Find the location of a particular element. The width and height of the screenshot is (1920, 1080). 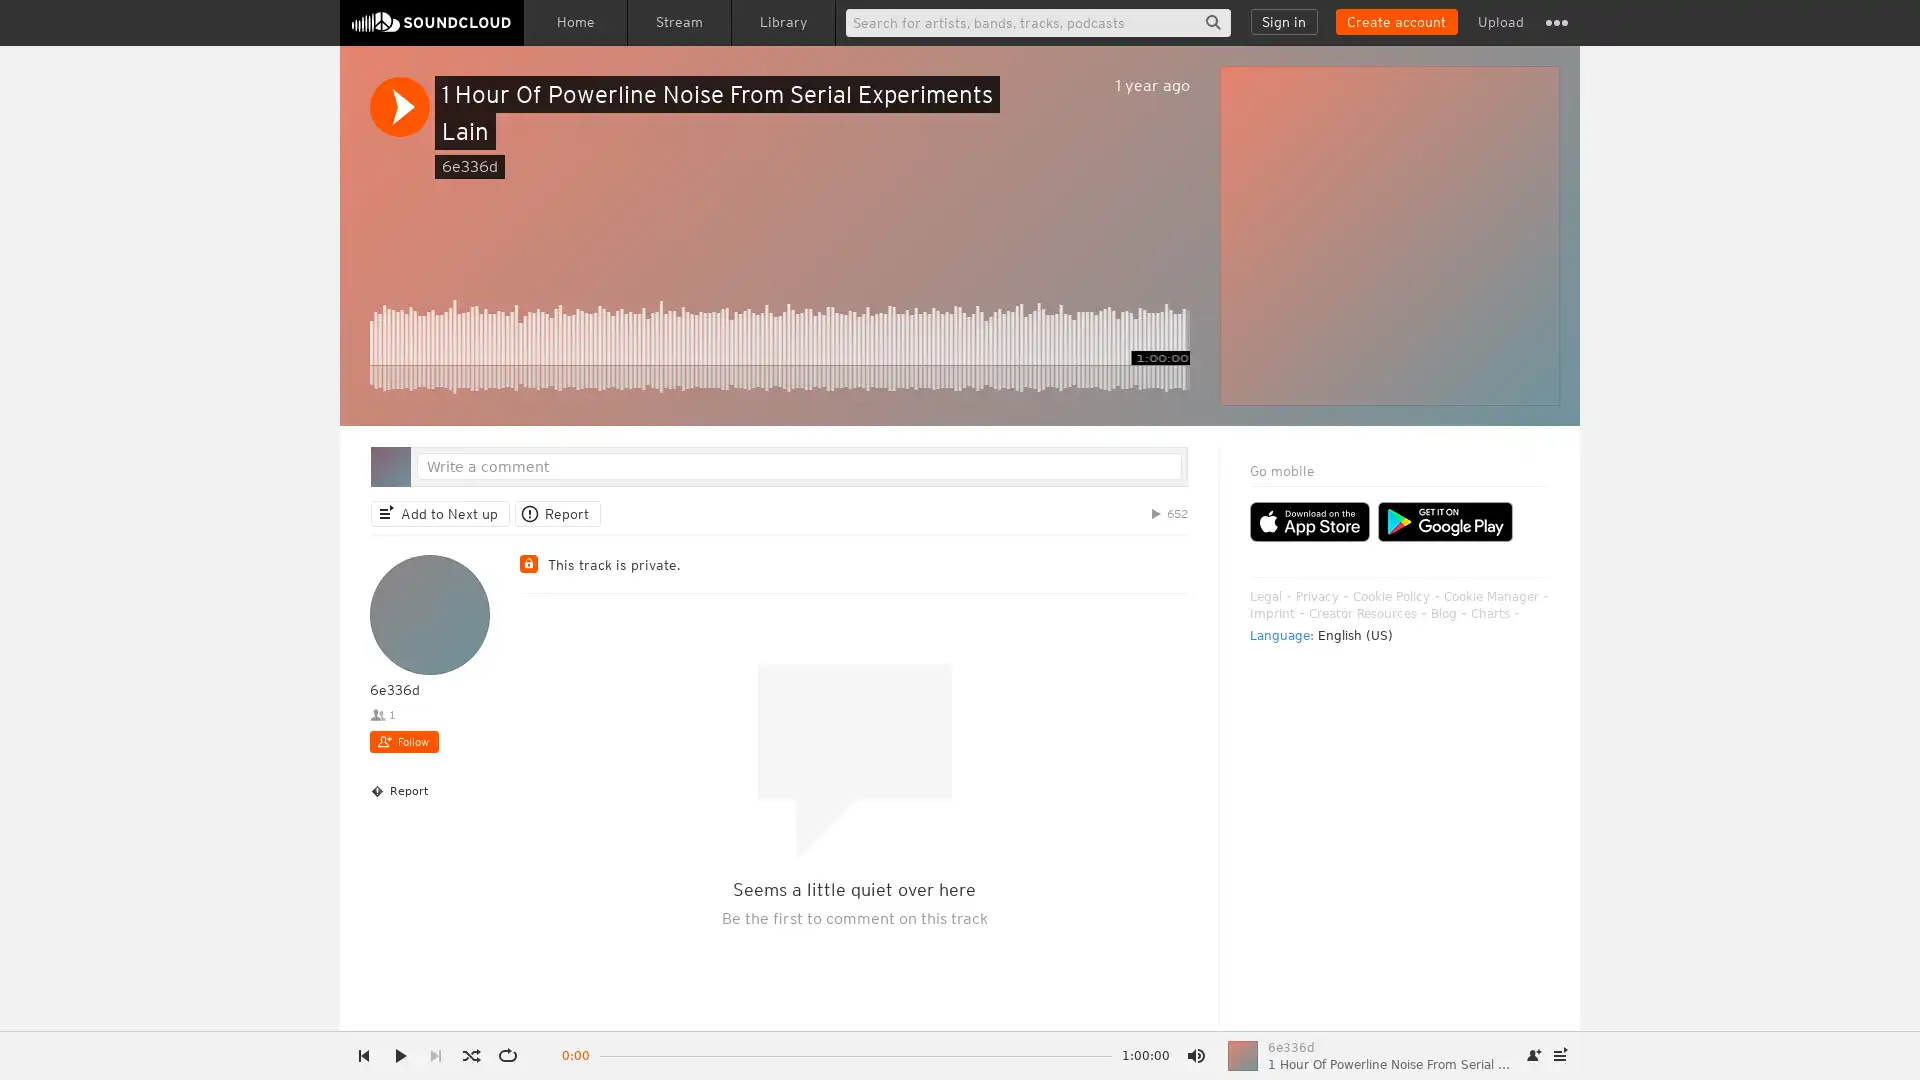

Toggle mute is located at coordinates (1195, 1055).